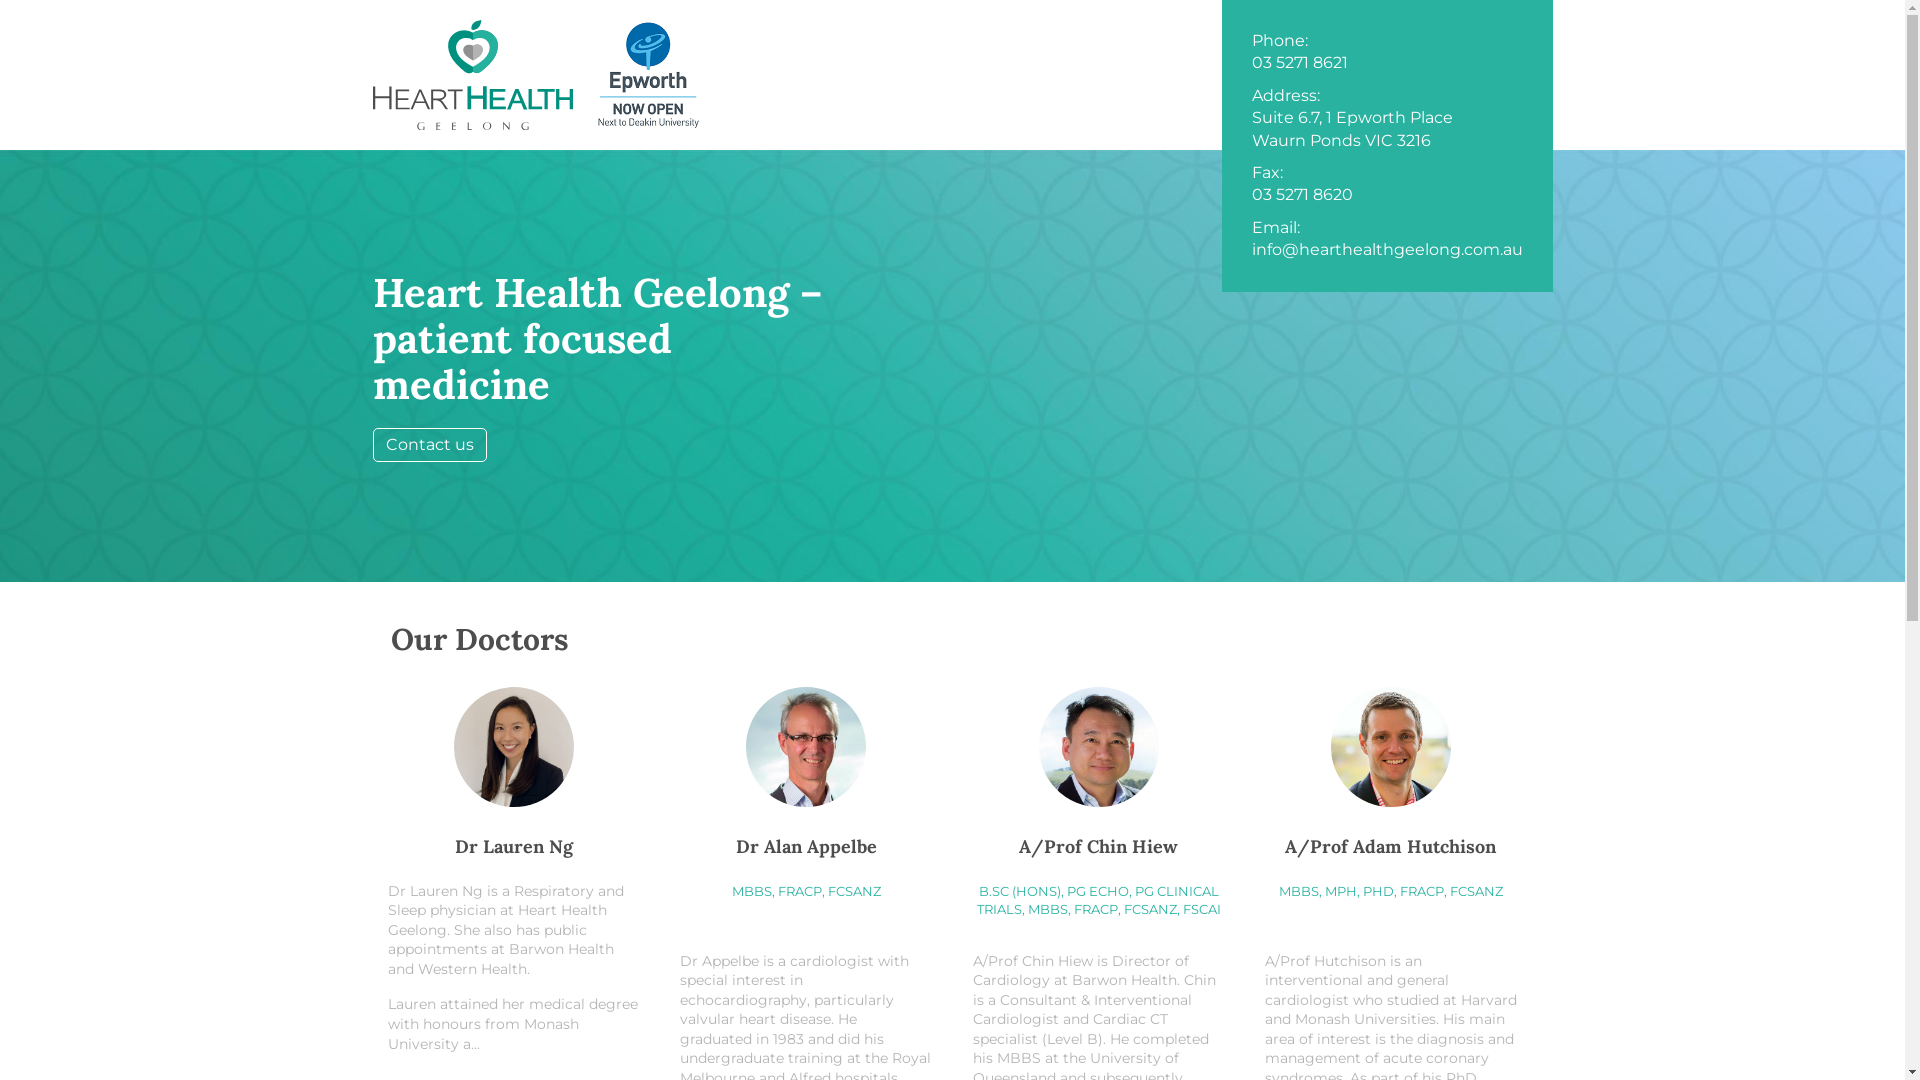 Image resolution: width=1920 pixels, height=1080 pixels. I want to click on 'Contact us', so click(427, 443).